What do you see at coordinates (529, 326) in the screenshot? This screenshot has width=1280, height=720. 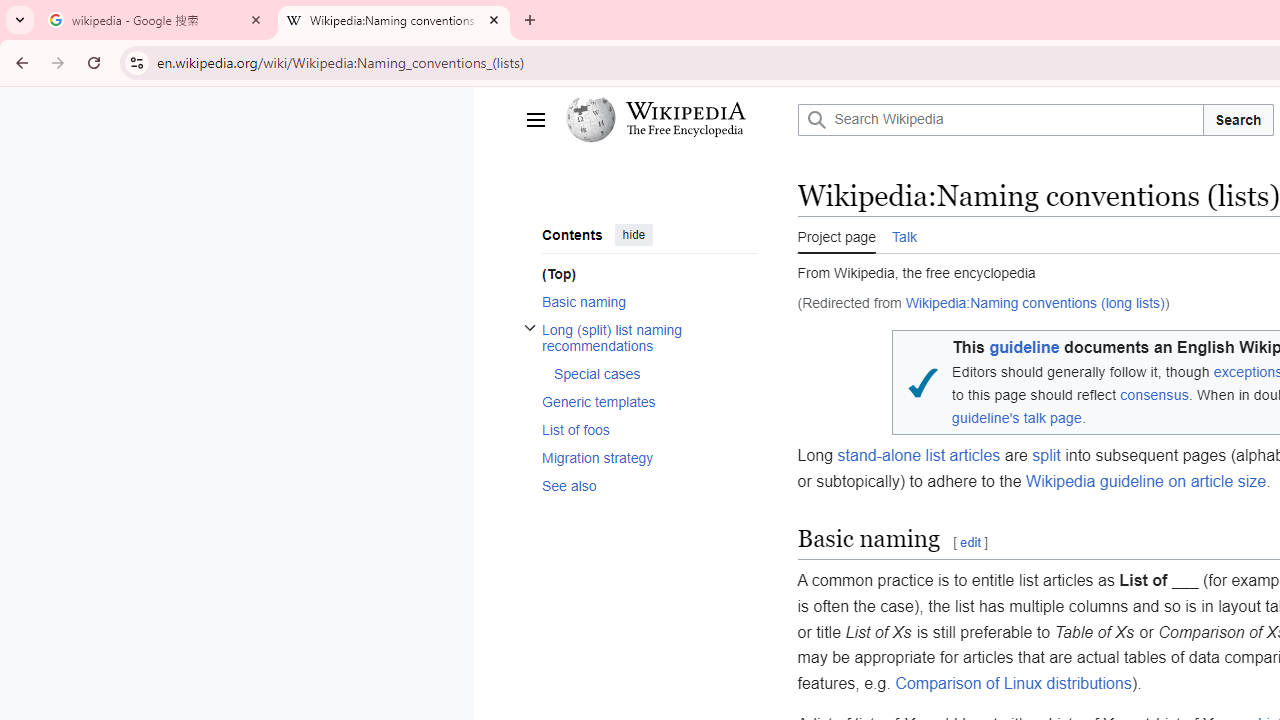 I see `'Toggle Long (split) list naming recommendations subsection'` at bounding box center [529, 326].